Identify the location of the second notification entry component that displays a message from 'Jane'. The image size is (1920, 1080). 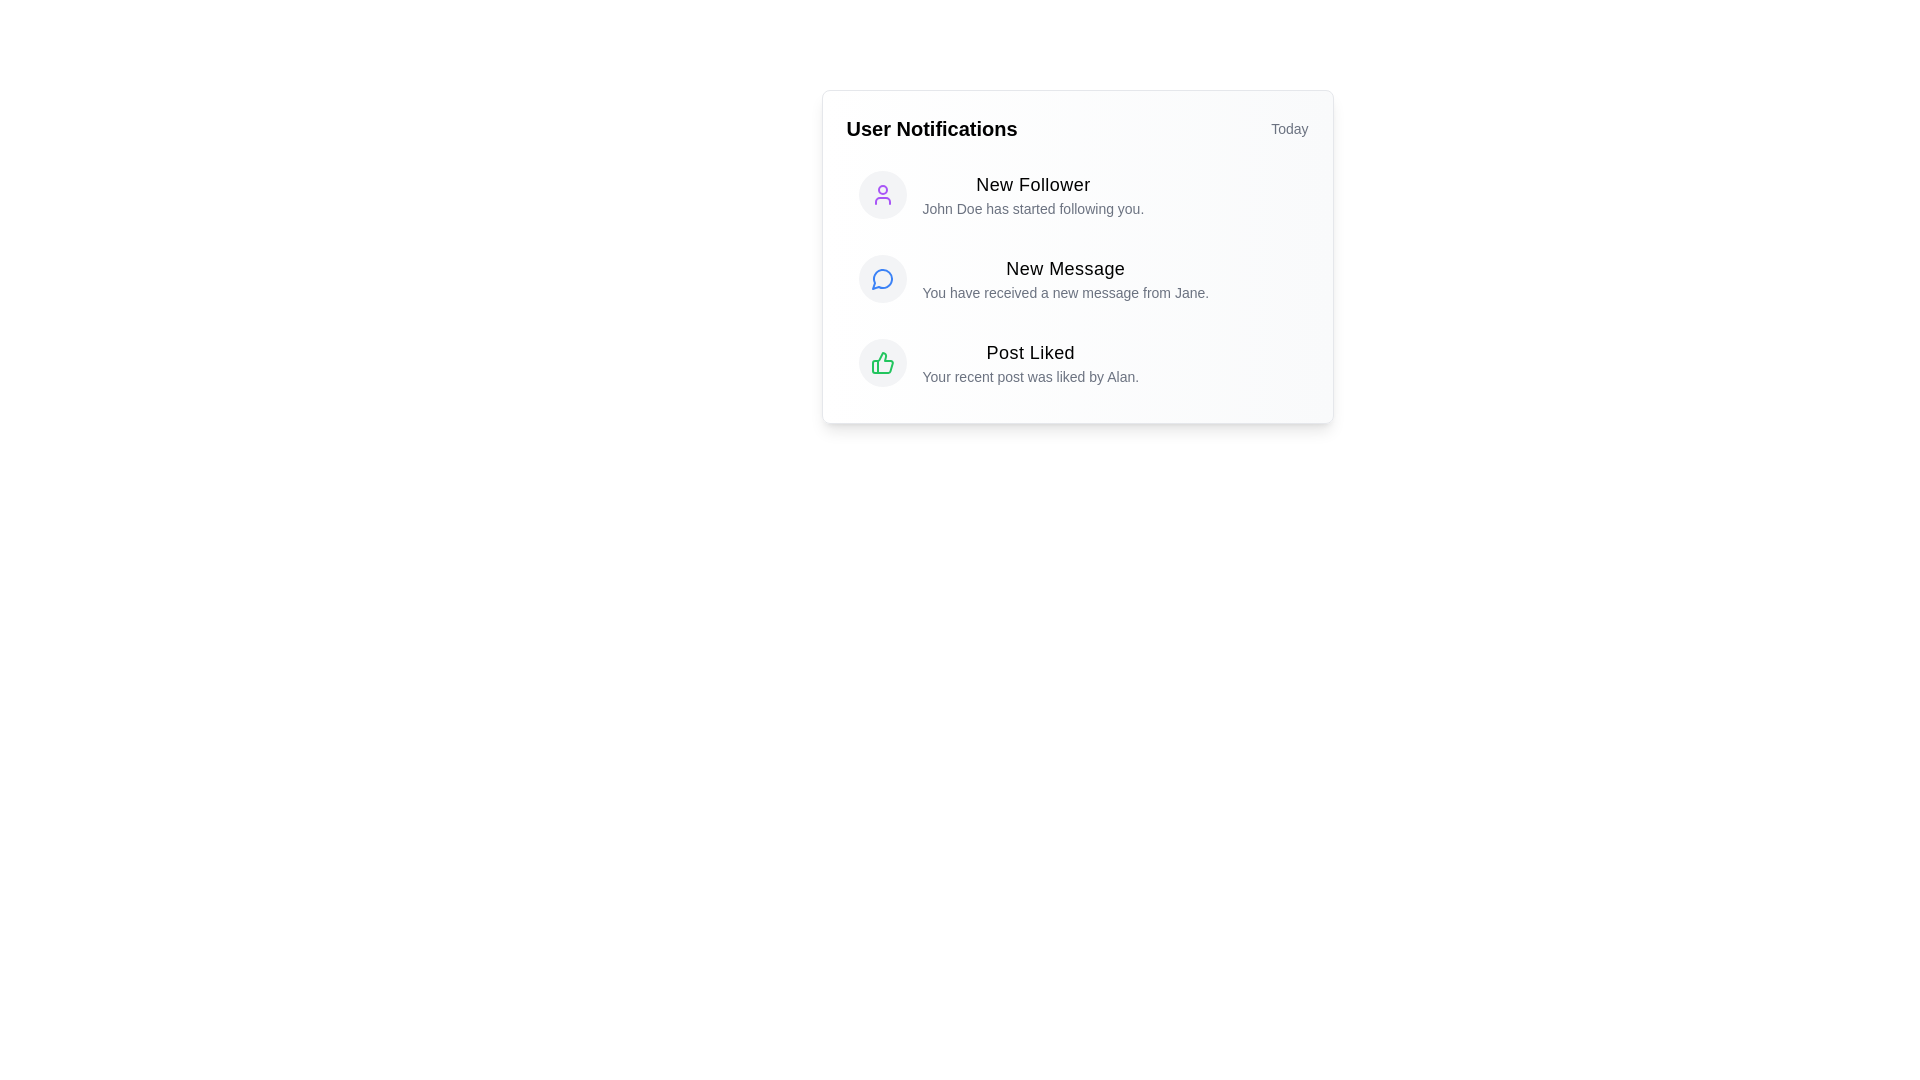
(1076, 278).